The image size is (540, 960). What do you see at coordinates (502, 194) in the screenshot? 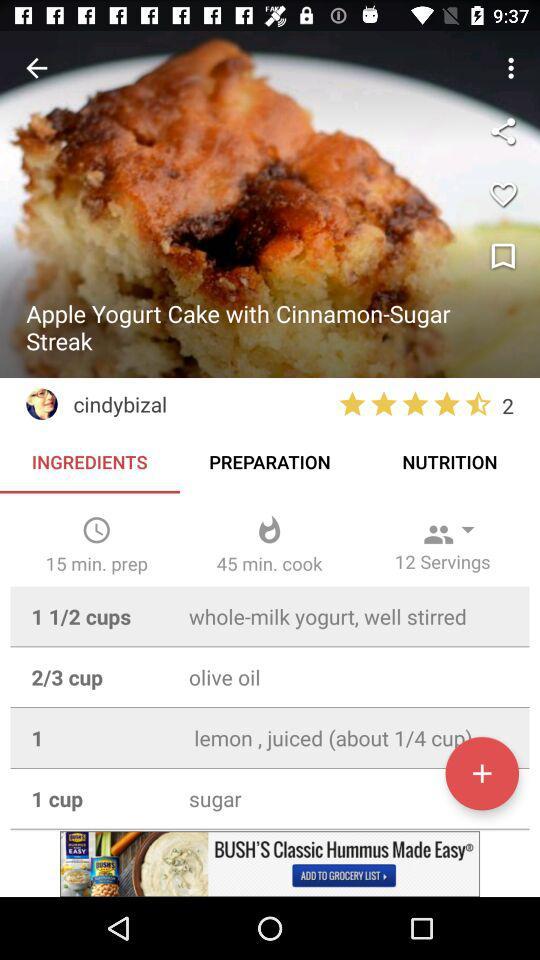
I see `favorite` at bounding box center [502, 194].